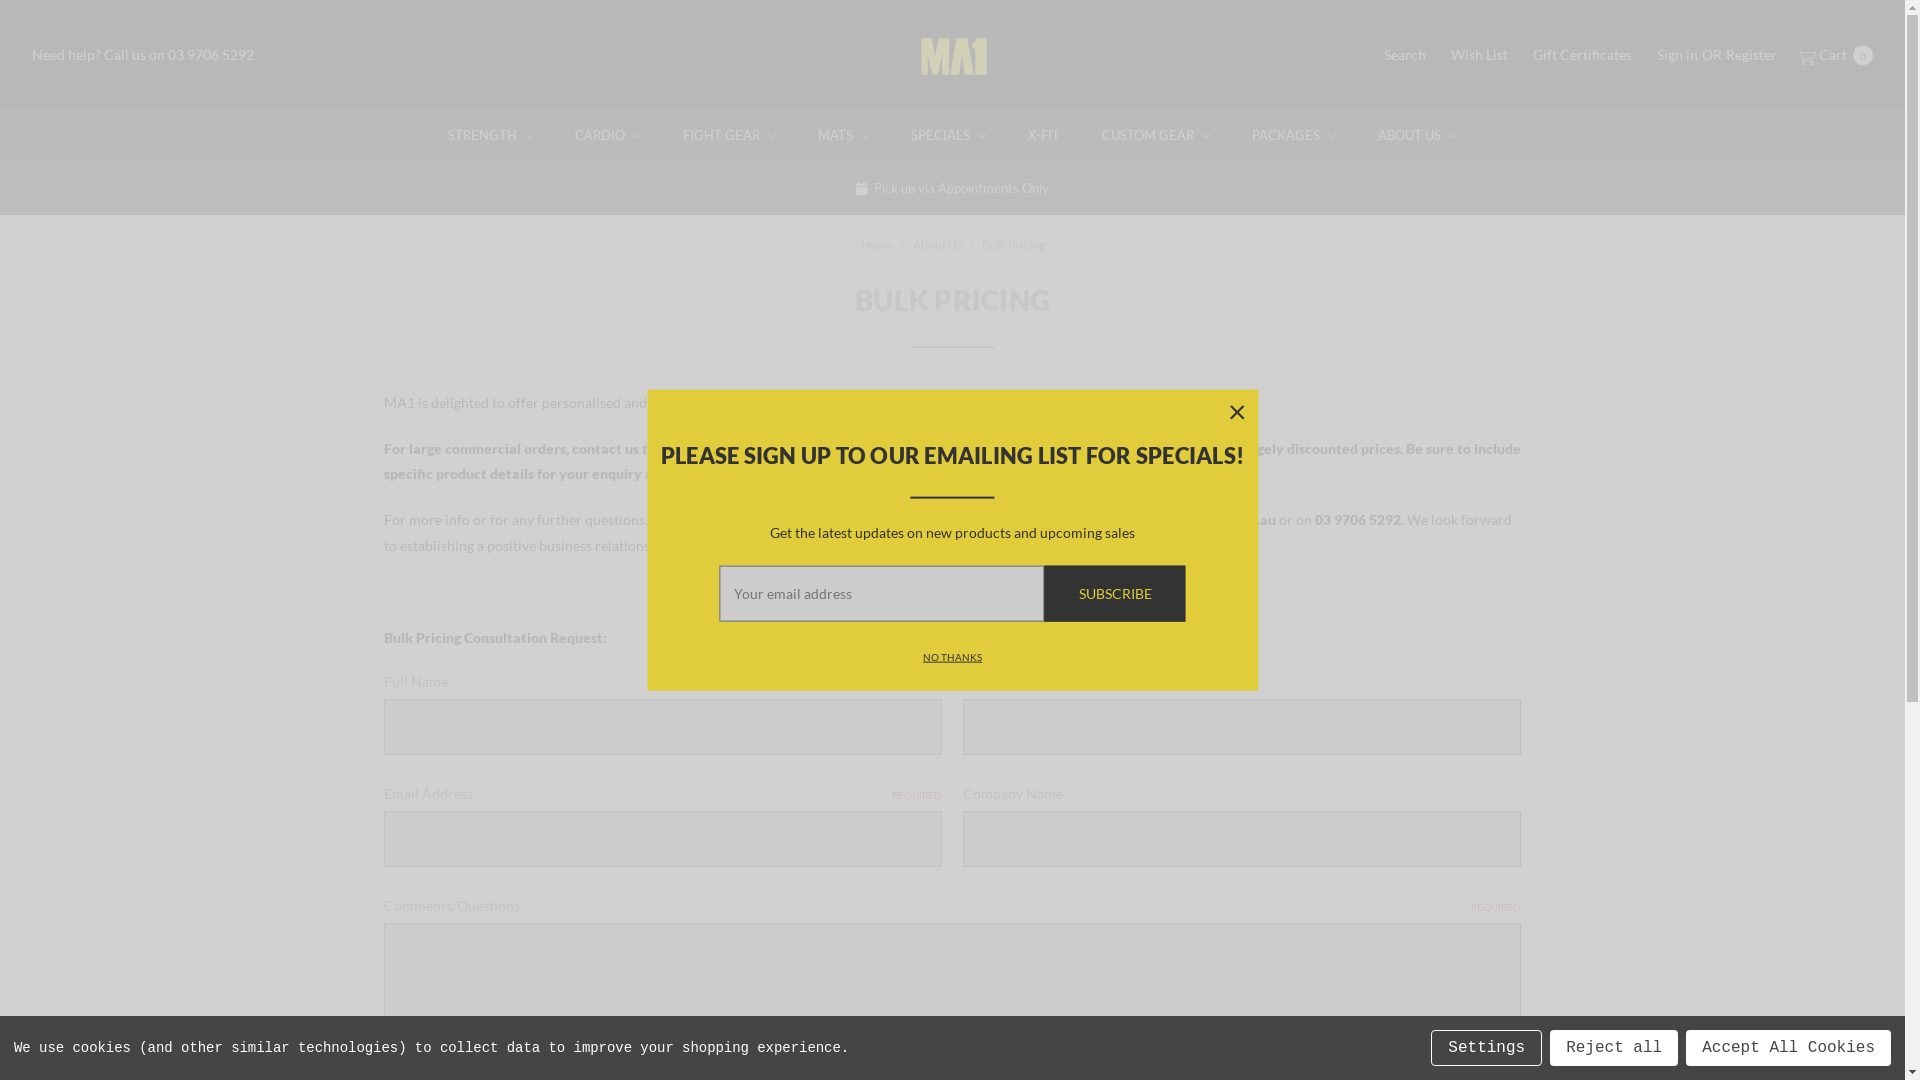 The image size is (1920, 1080). What do you see at coordinates (607, 135) in the screenshot?
I see `'CARDIO'` at bounding box center [607, 135].